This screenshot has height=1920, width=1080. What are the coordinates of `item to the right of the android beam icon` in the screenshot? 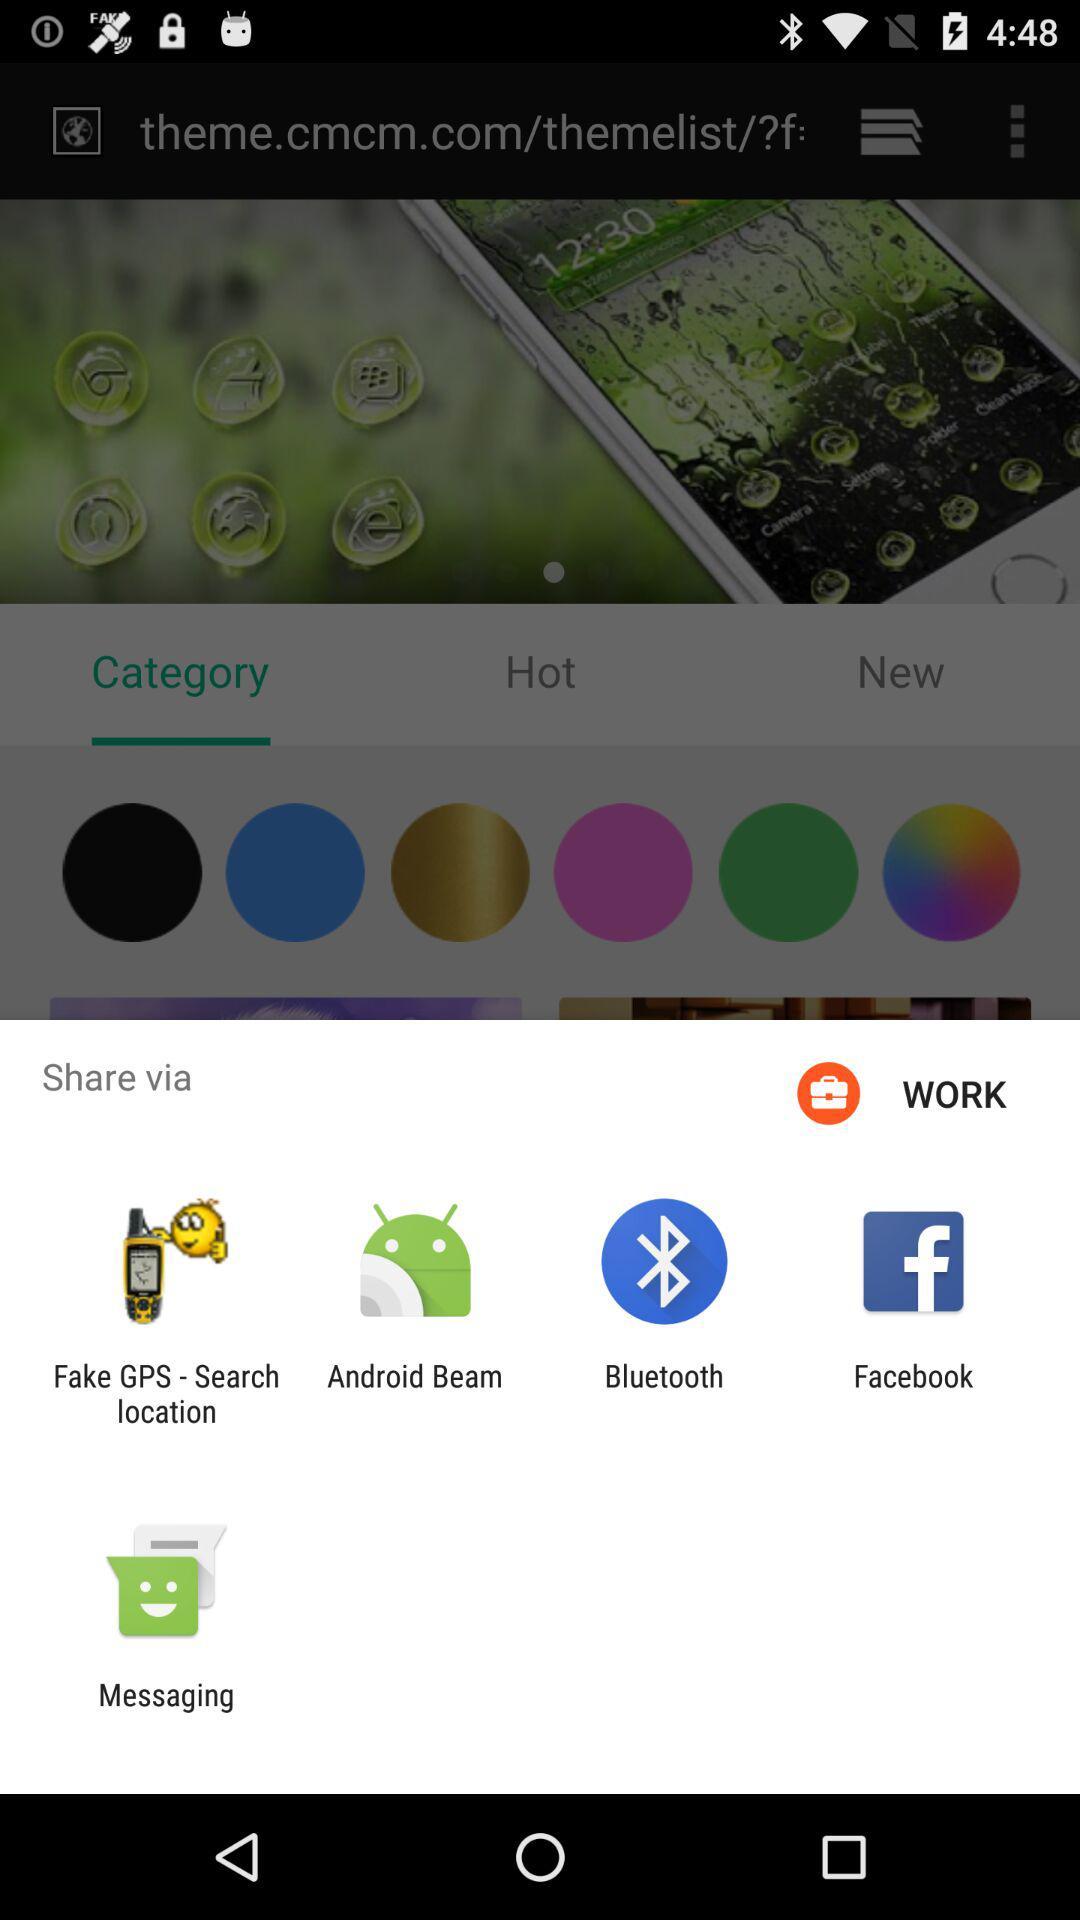 It's located at (664, 1392).